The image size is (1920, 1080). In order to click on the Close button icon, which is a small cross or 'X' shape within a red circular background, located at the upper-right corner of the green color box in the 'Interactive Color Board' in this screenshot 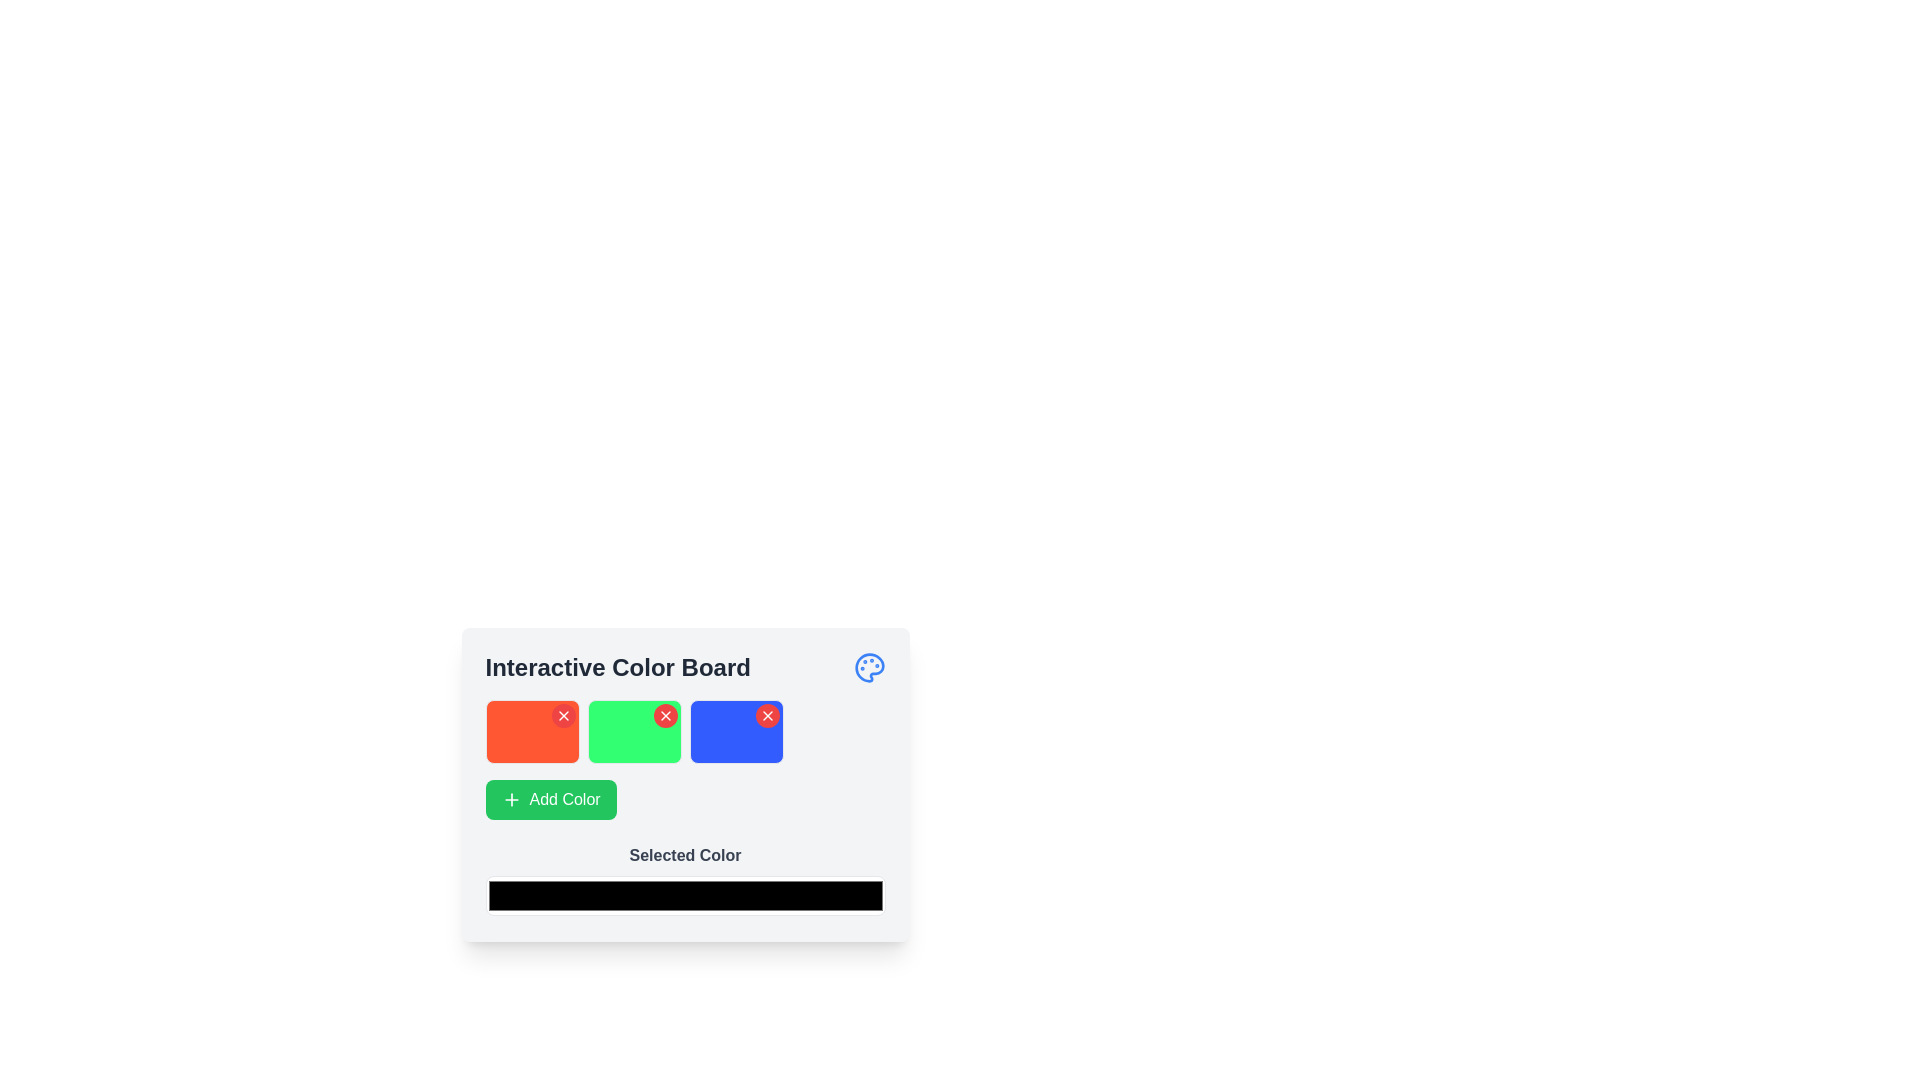, I will do `click(665, 715)`.